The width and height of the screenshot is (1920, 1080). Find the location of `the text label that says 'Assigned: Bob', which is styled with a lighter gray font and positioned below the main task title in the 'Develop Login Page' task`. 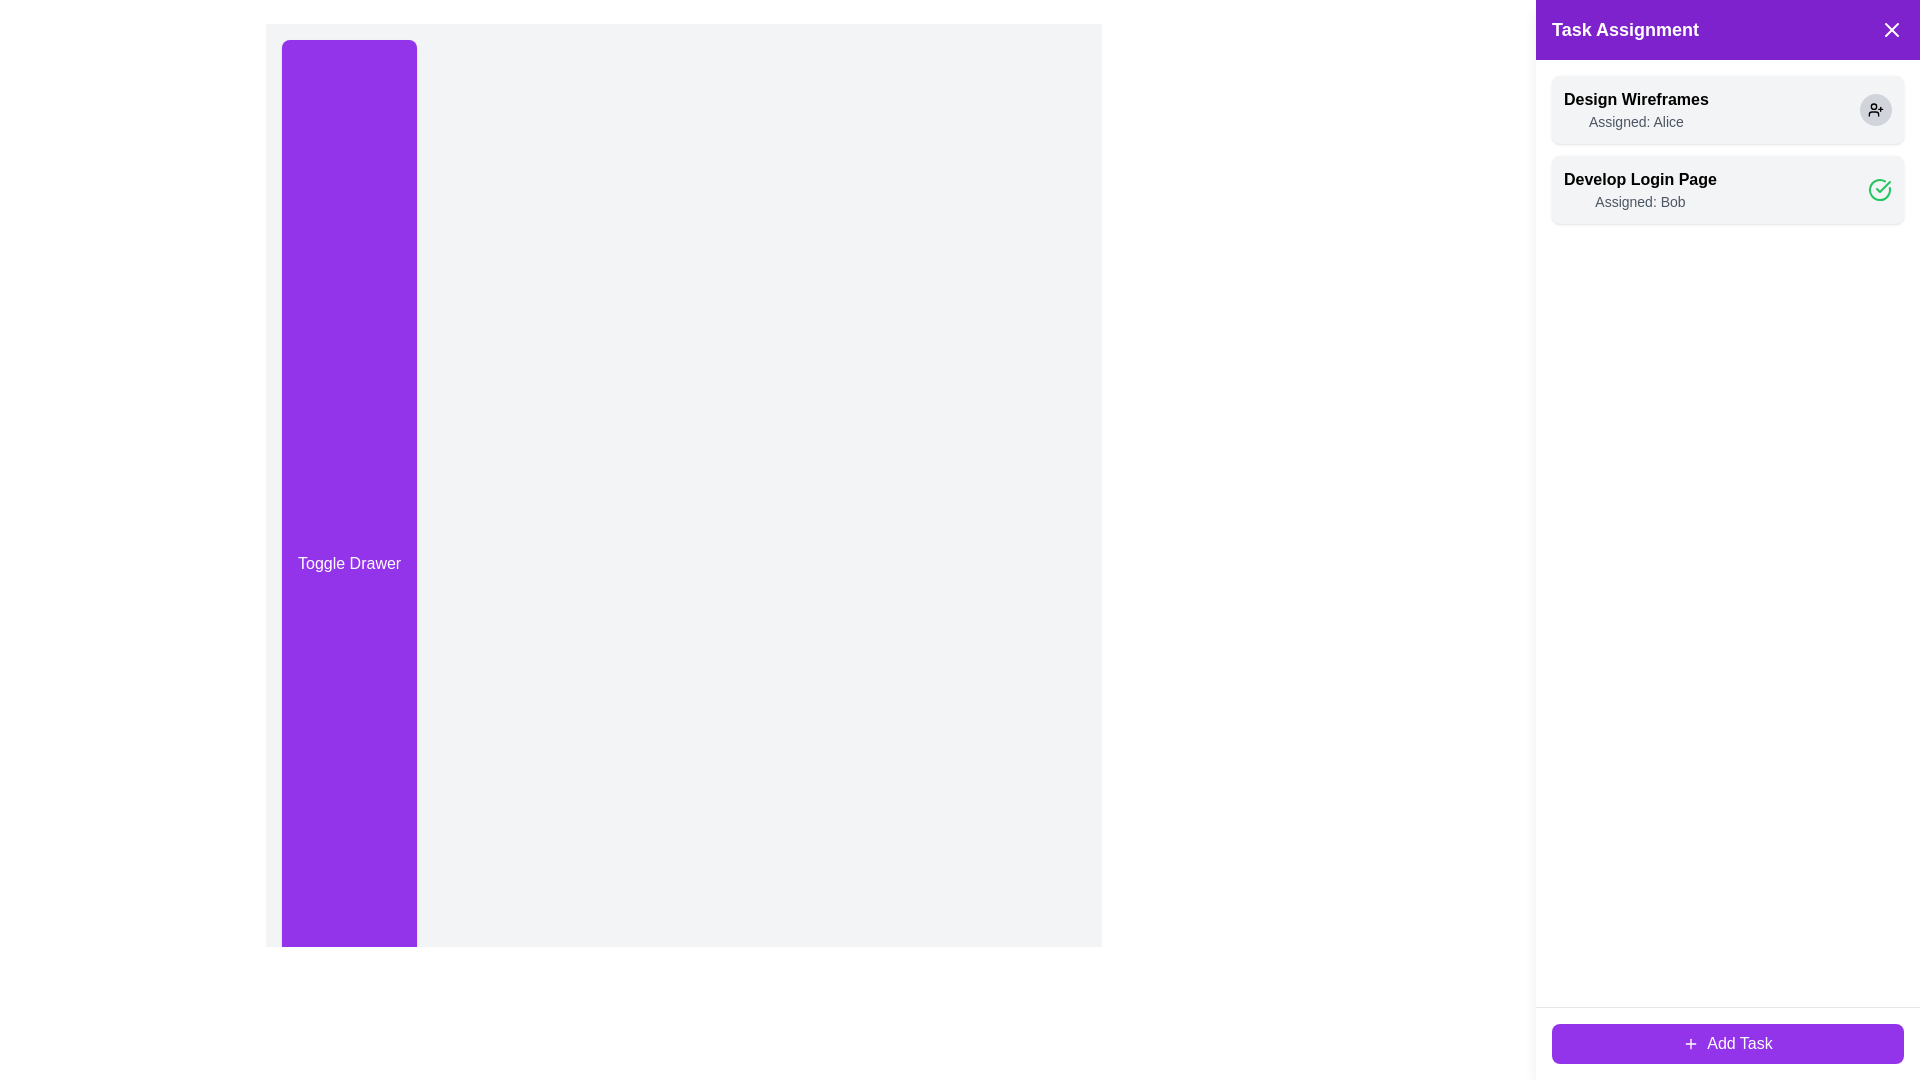

the text label that says 'Assigned: Bob', which is styled with a lighter gray font and positioned below the main task title in the 'Develop Login Page' task is located at coordinates (1640, 201).